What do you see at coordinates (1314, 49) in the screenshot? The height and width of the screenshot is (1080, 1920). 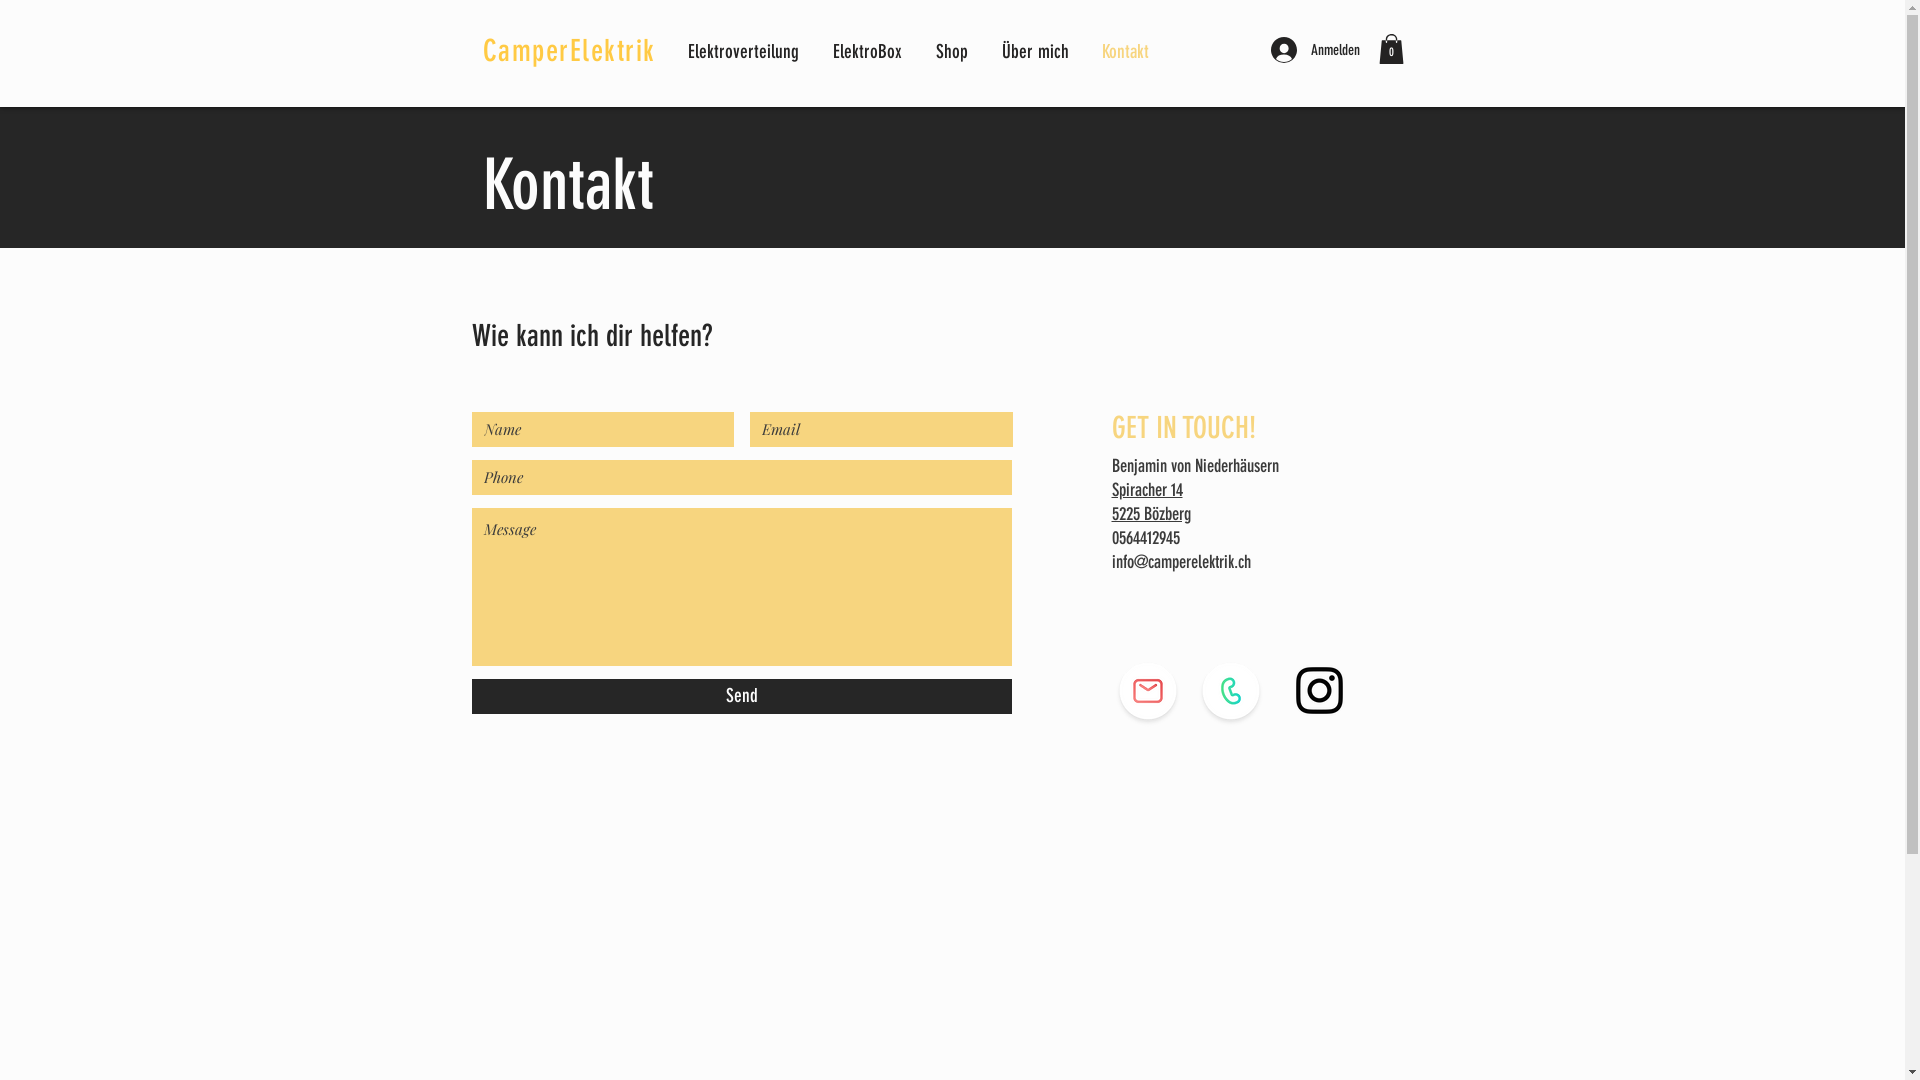 I see `'Anmelden'` at bounding box center [1314, 49].